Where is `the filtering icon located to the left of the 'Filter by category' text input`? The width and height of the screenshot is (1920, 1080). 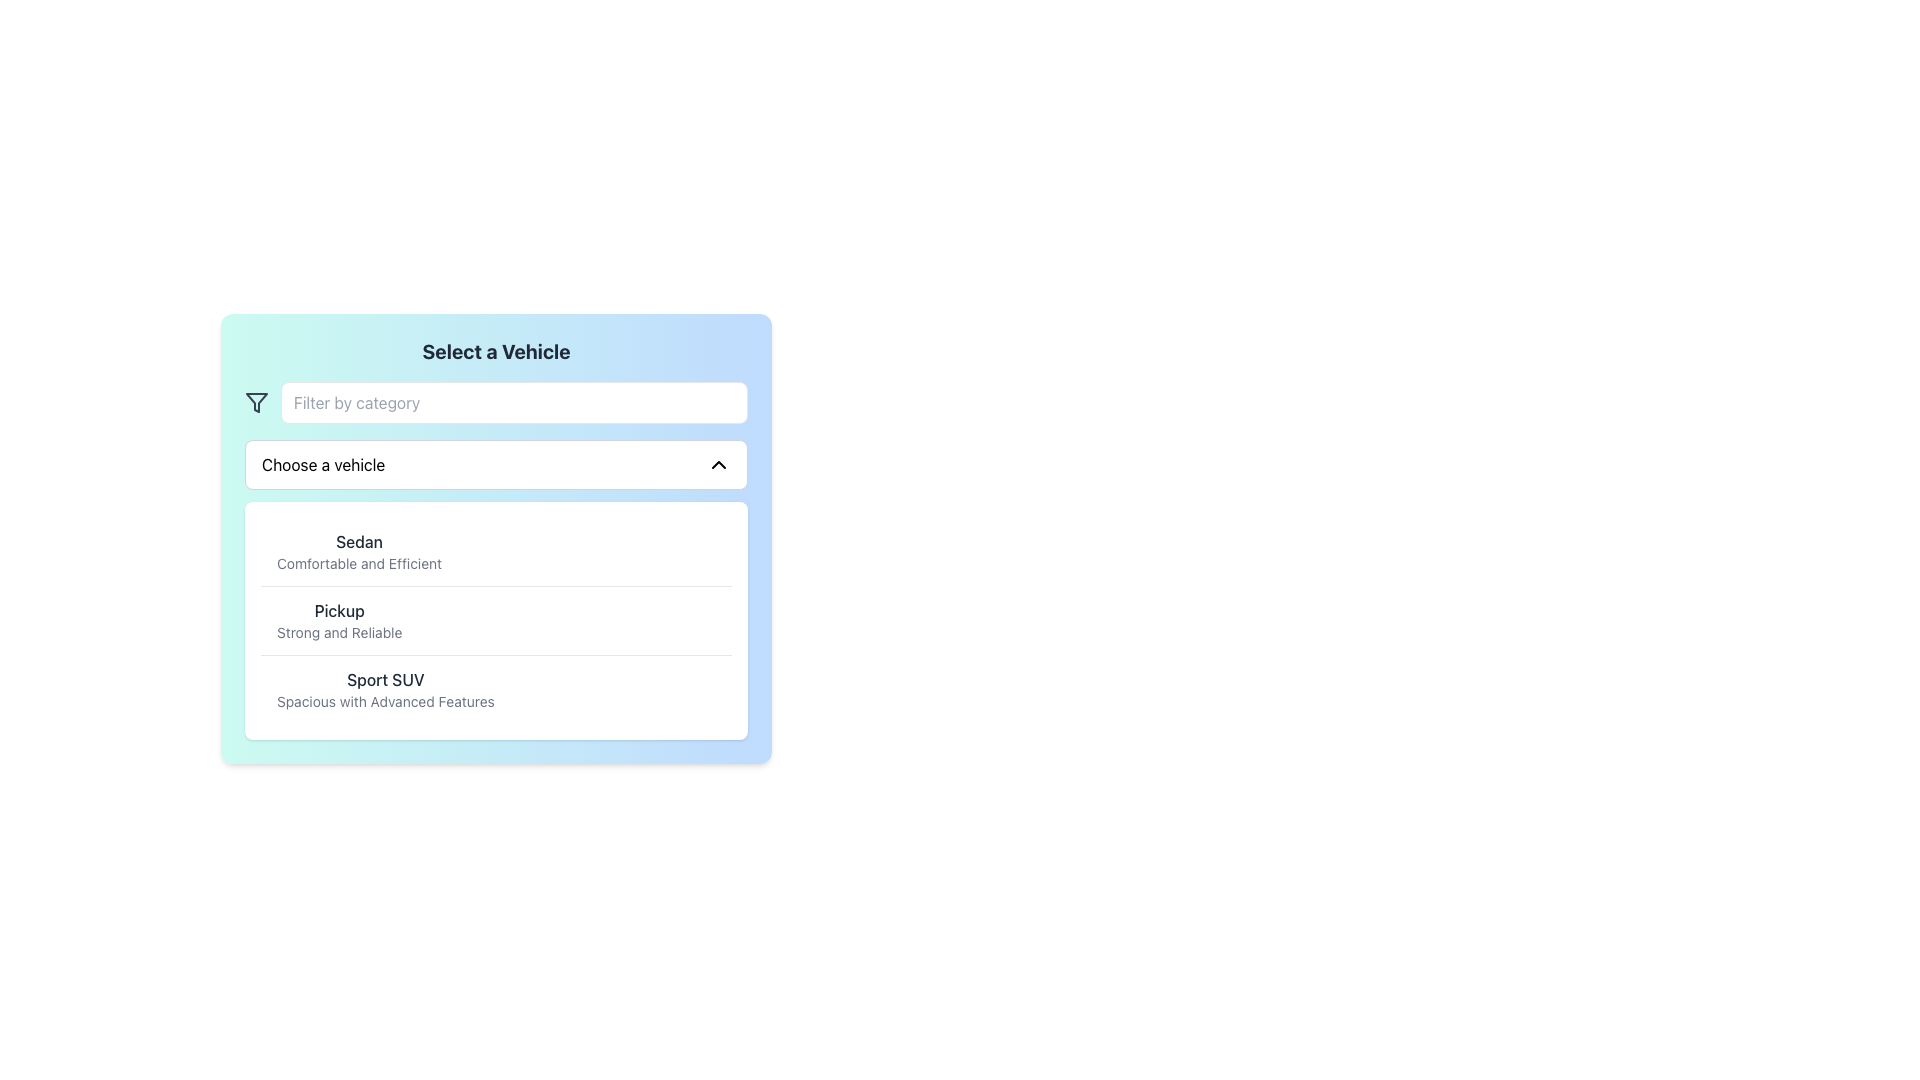 the filtering icon located to the left of the 'Filter by category' text input is located at coordinates (256, 402).